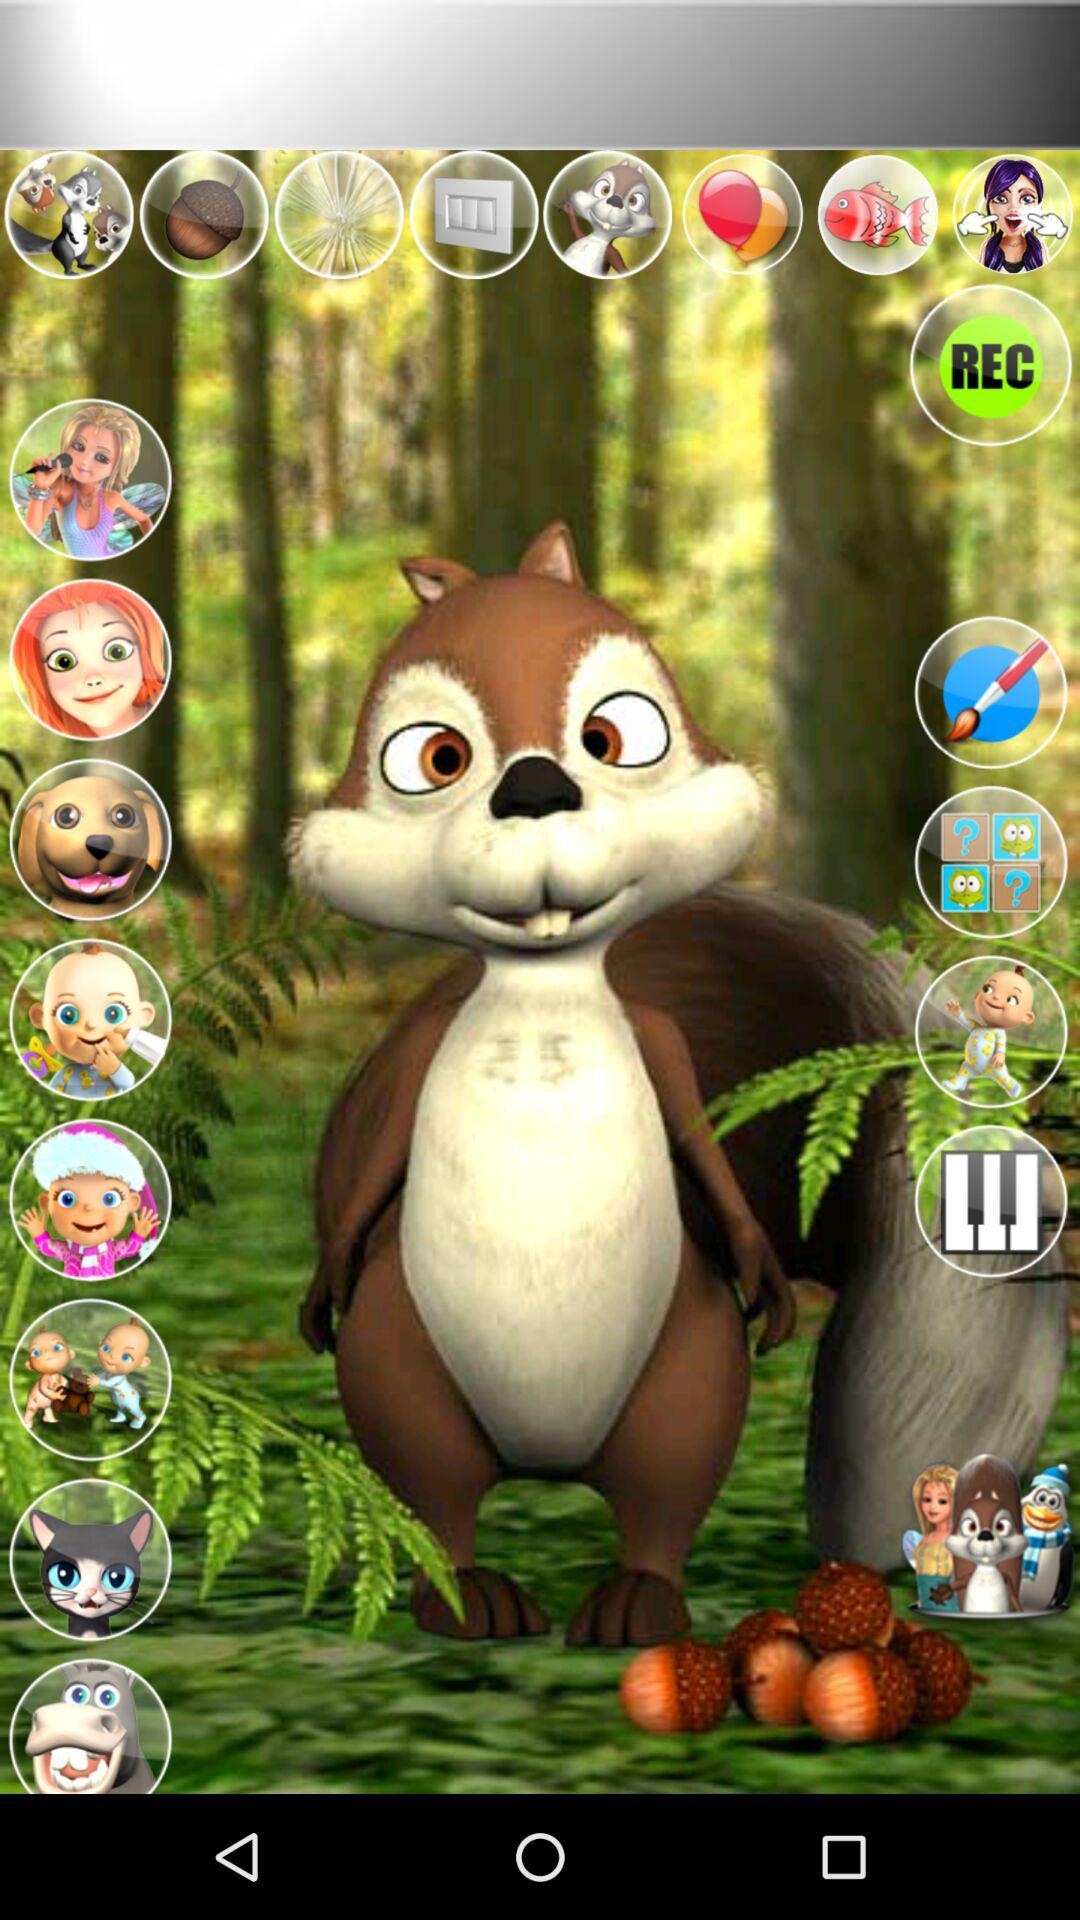 The height and width of the screenshot is (1920, 1080). I want to click on the edit icon, so click(990, 740).